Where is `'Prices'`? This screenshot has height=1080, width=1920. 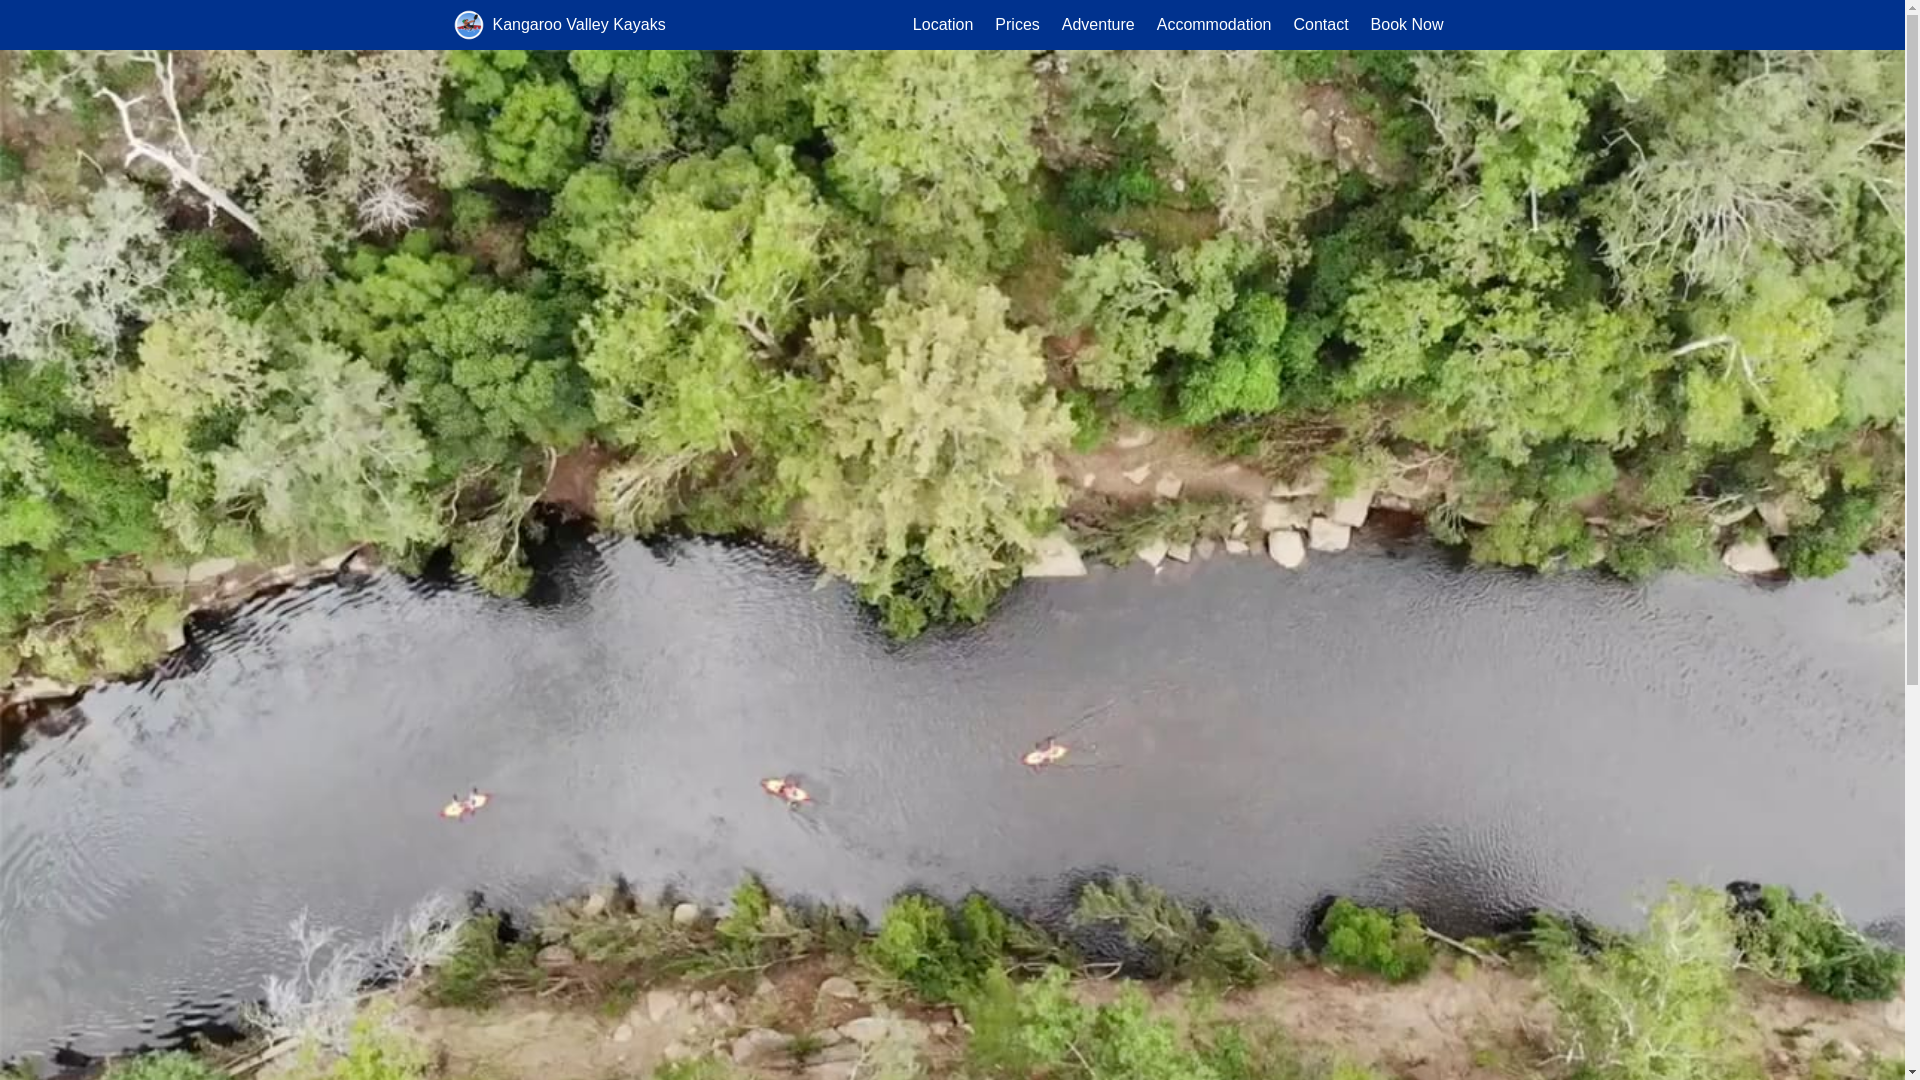
'Prices' is located at coordinates (1017, 24).